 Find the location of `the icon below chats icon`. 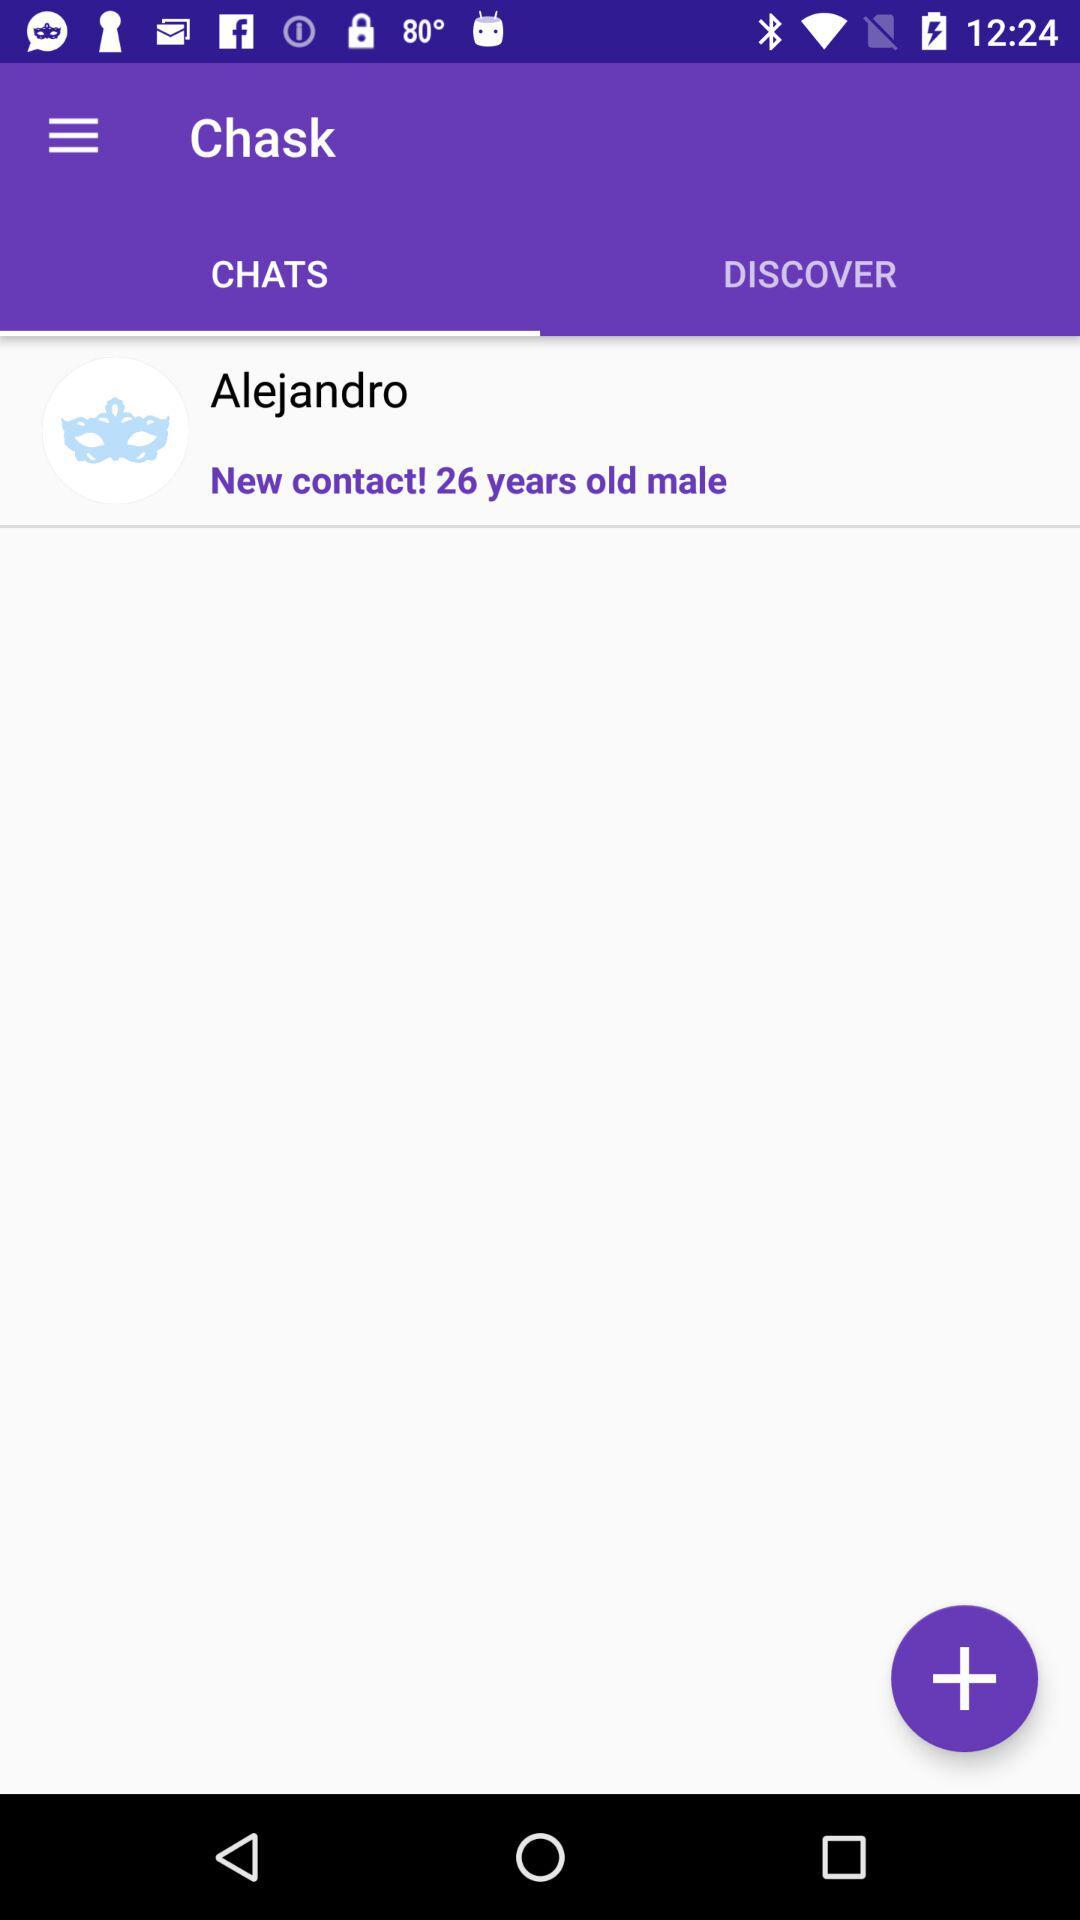

the icon below chats icon is located at coordinates (309, 388).